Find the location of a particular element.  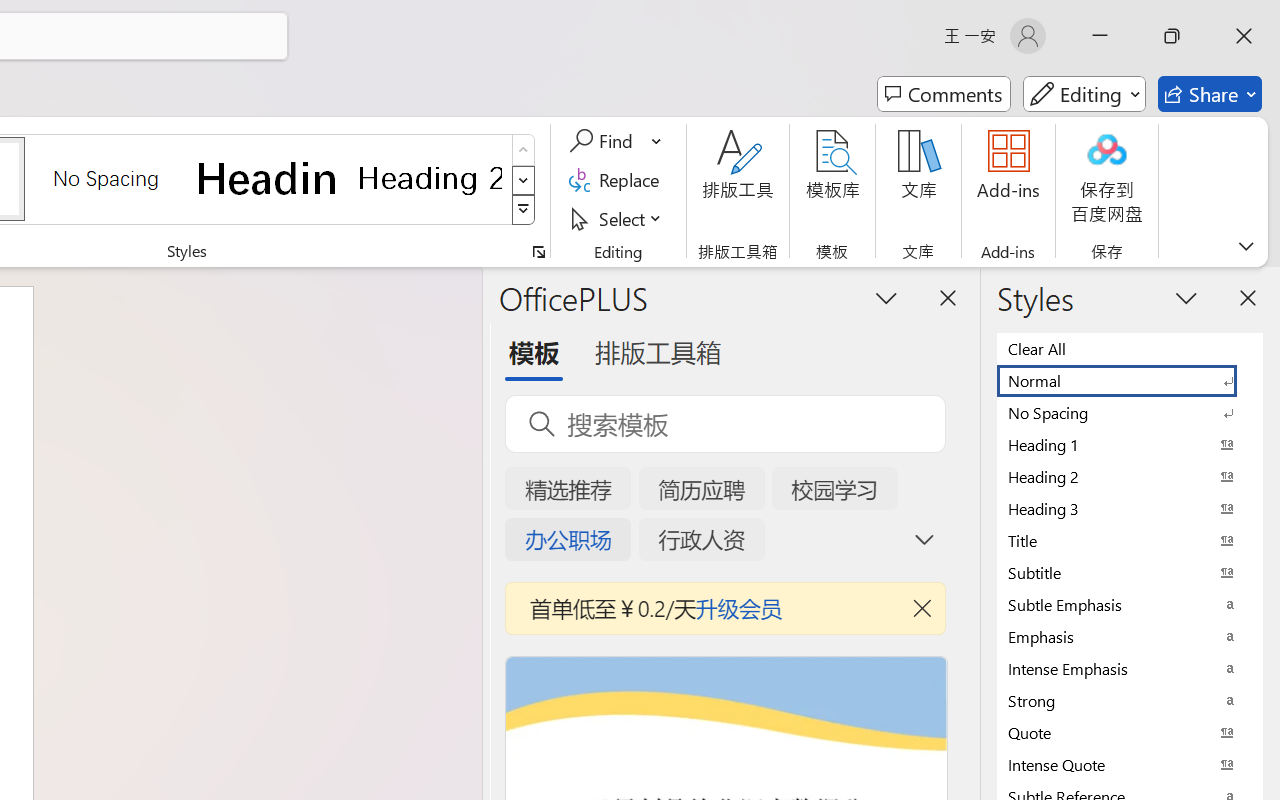

'No Spacing' is located at coordinates (1130, 412).